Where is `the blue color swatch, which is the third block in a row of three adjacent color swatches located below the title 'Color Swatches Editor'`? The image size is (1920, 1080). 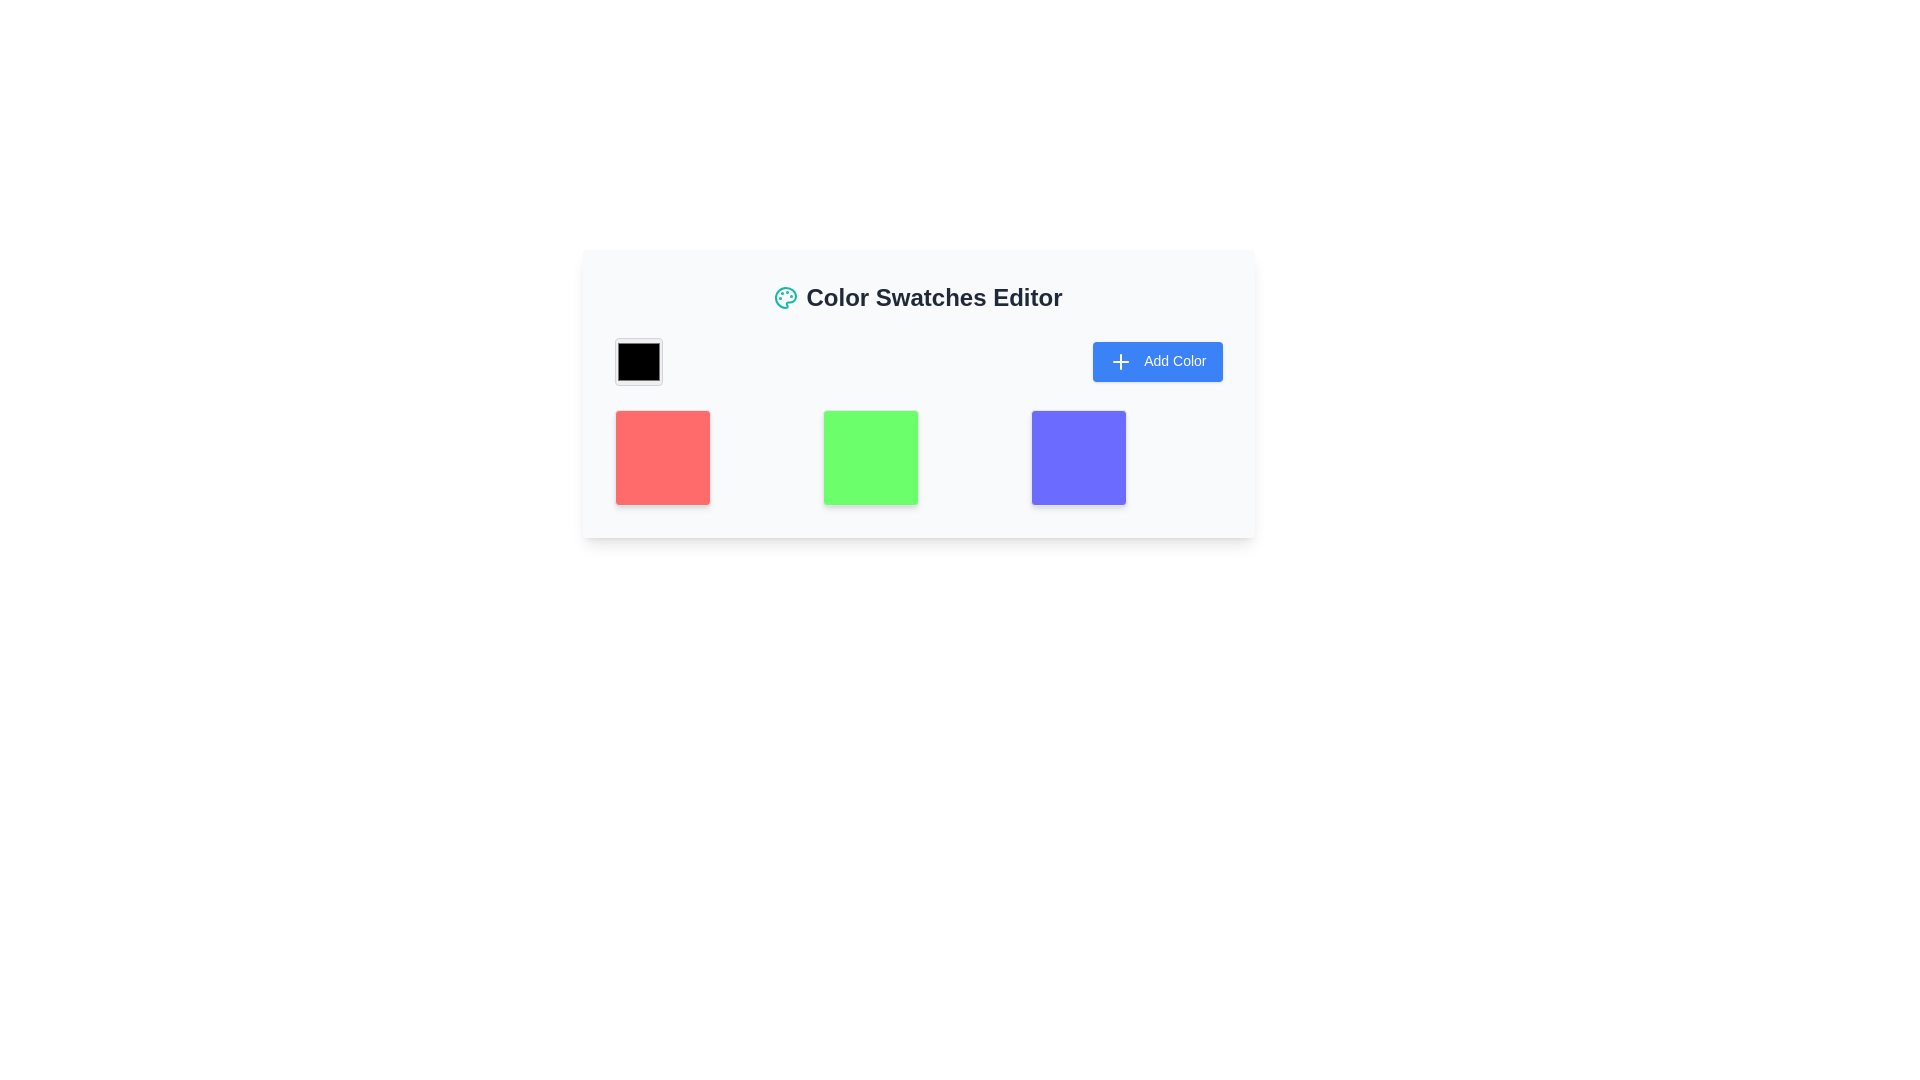
the blue color swatch, which is the third block in a row of three adjacent color swatches located below the title 'Color Swatches Editor' is located at coordinates (1126, 458).